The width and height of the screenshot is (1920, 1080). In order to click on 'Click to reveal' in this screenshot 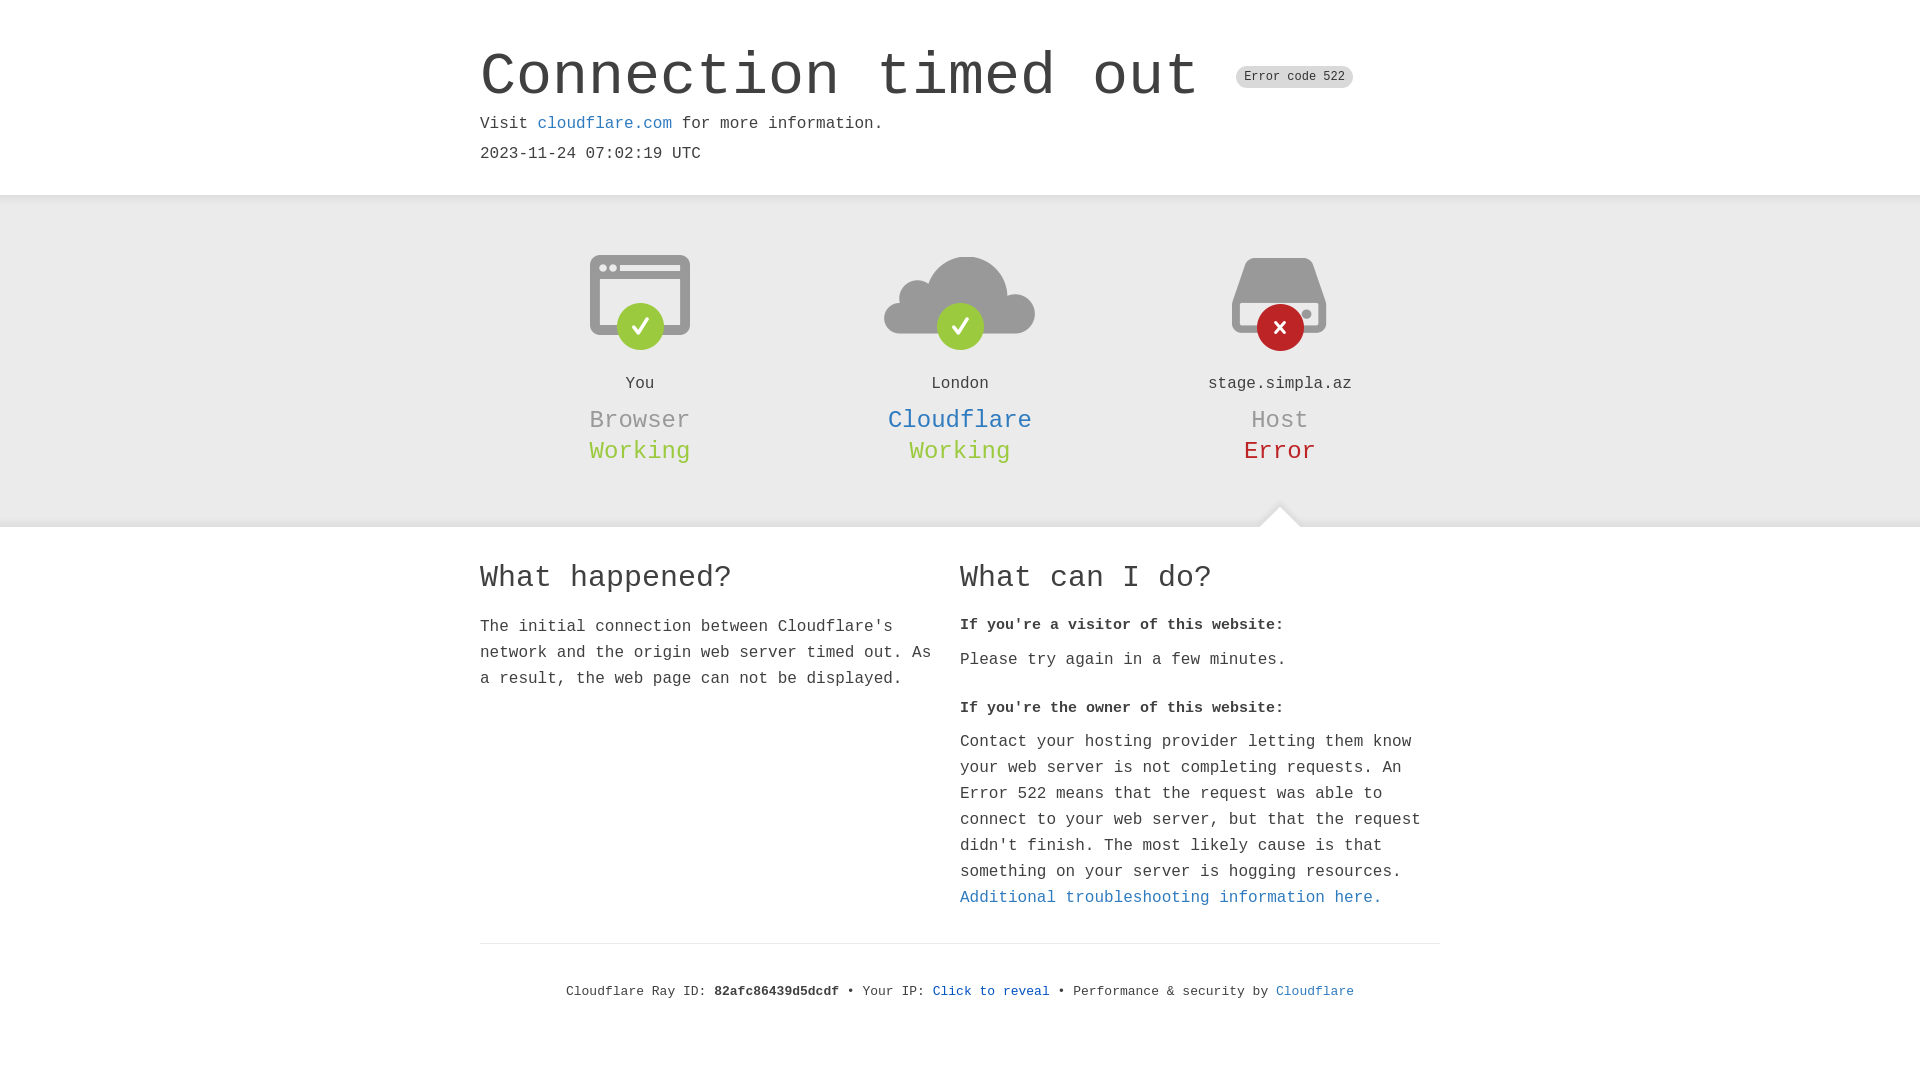, I will do `click(991, 991)`.